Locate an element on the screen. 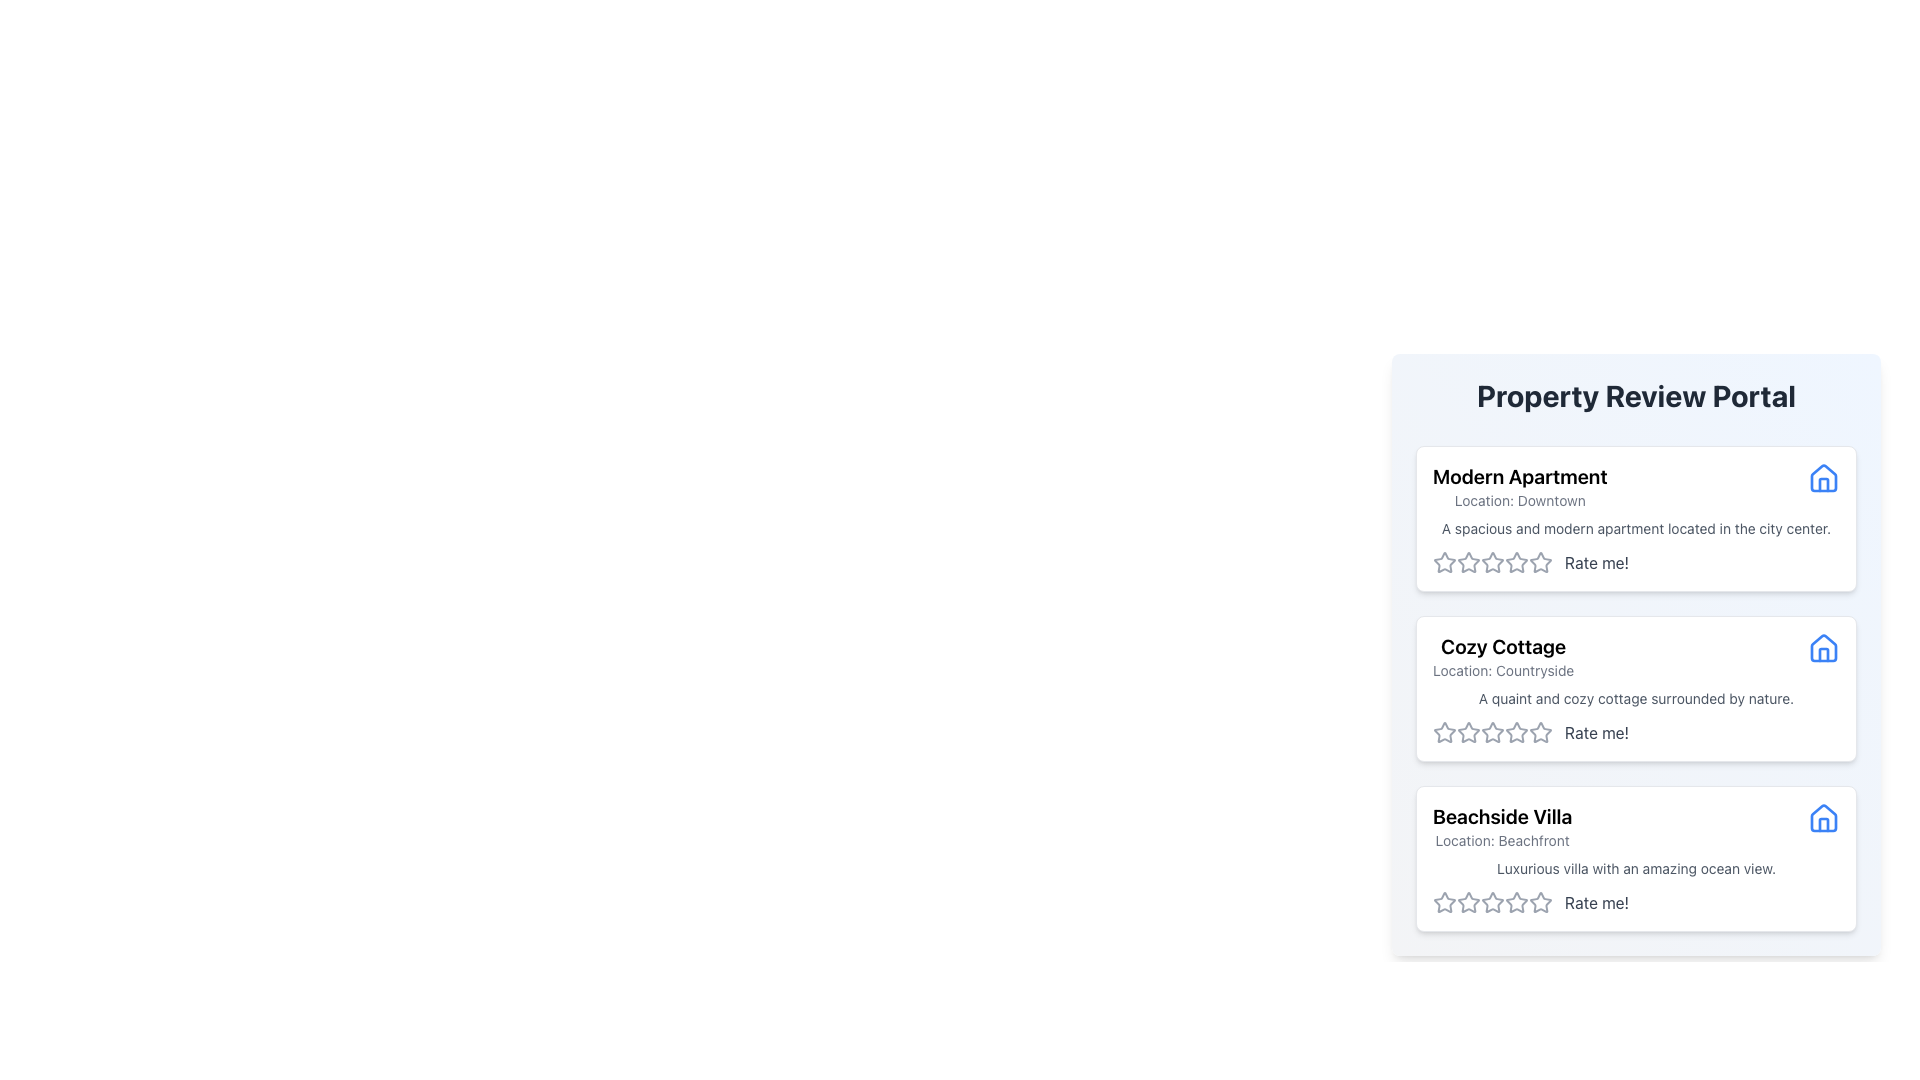 This screenshot has width=1920, height=1080. text label displaying the description 'Luxurious villa with an amazing ocean view.' located beneath the title and location information of 'Beachside Villa' in the 'Property Review Portal' interface is located at coordinates (1636, 867).